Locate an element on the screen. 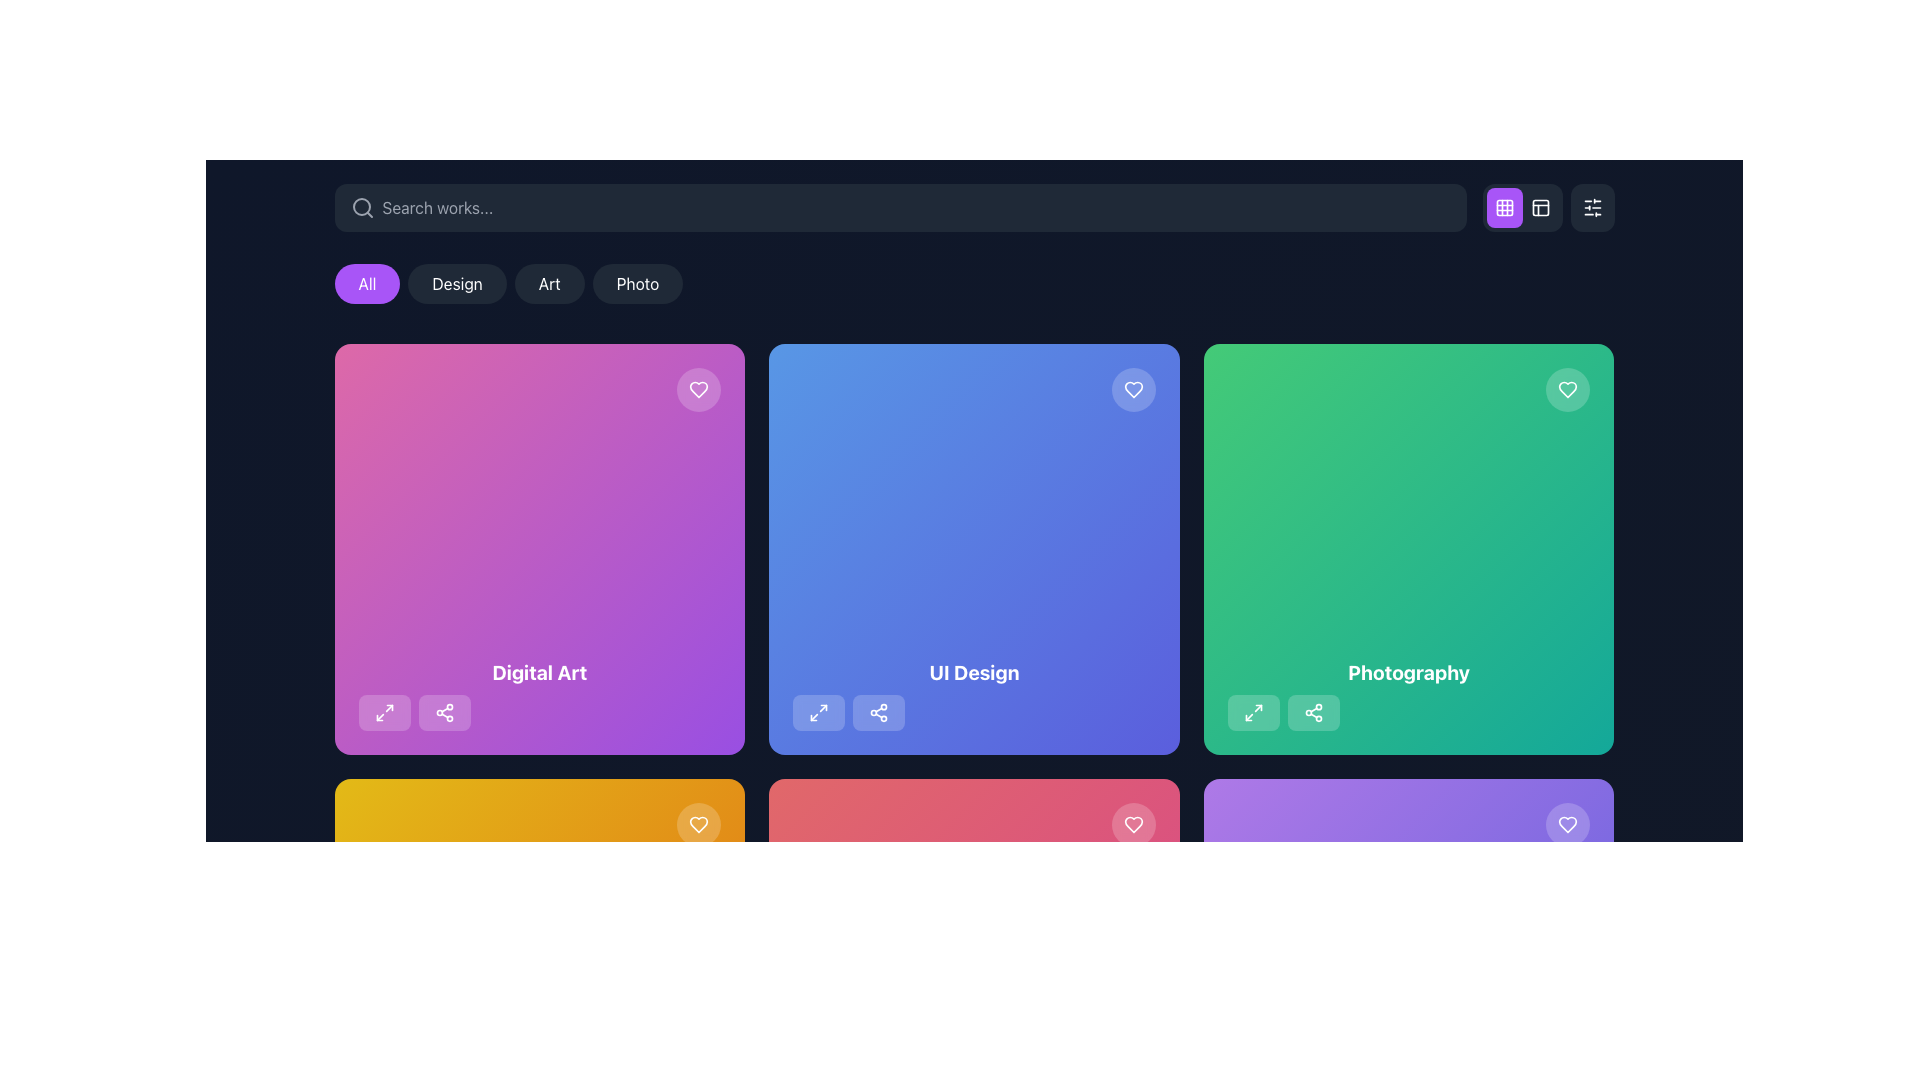  the top-right menu icon that toggles the top-left panel layout view is located at coordinates (1539, 208).